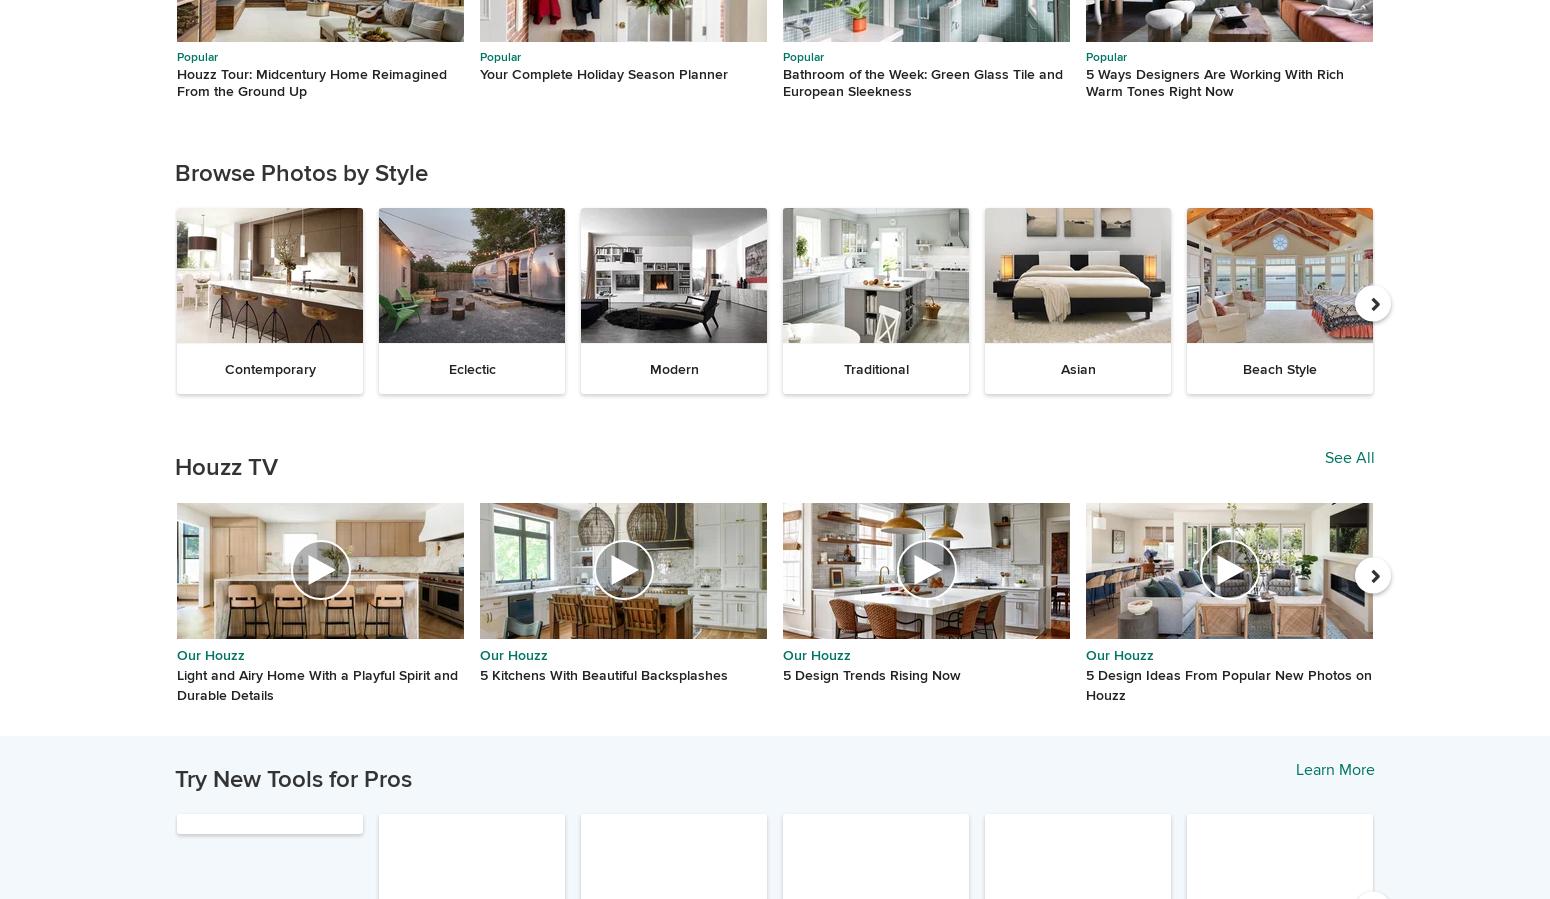 This screenshot has height=899, width=1550. I want to click on 'Try New Tools for Pros', so click(173, 779).